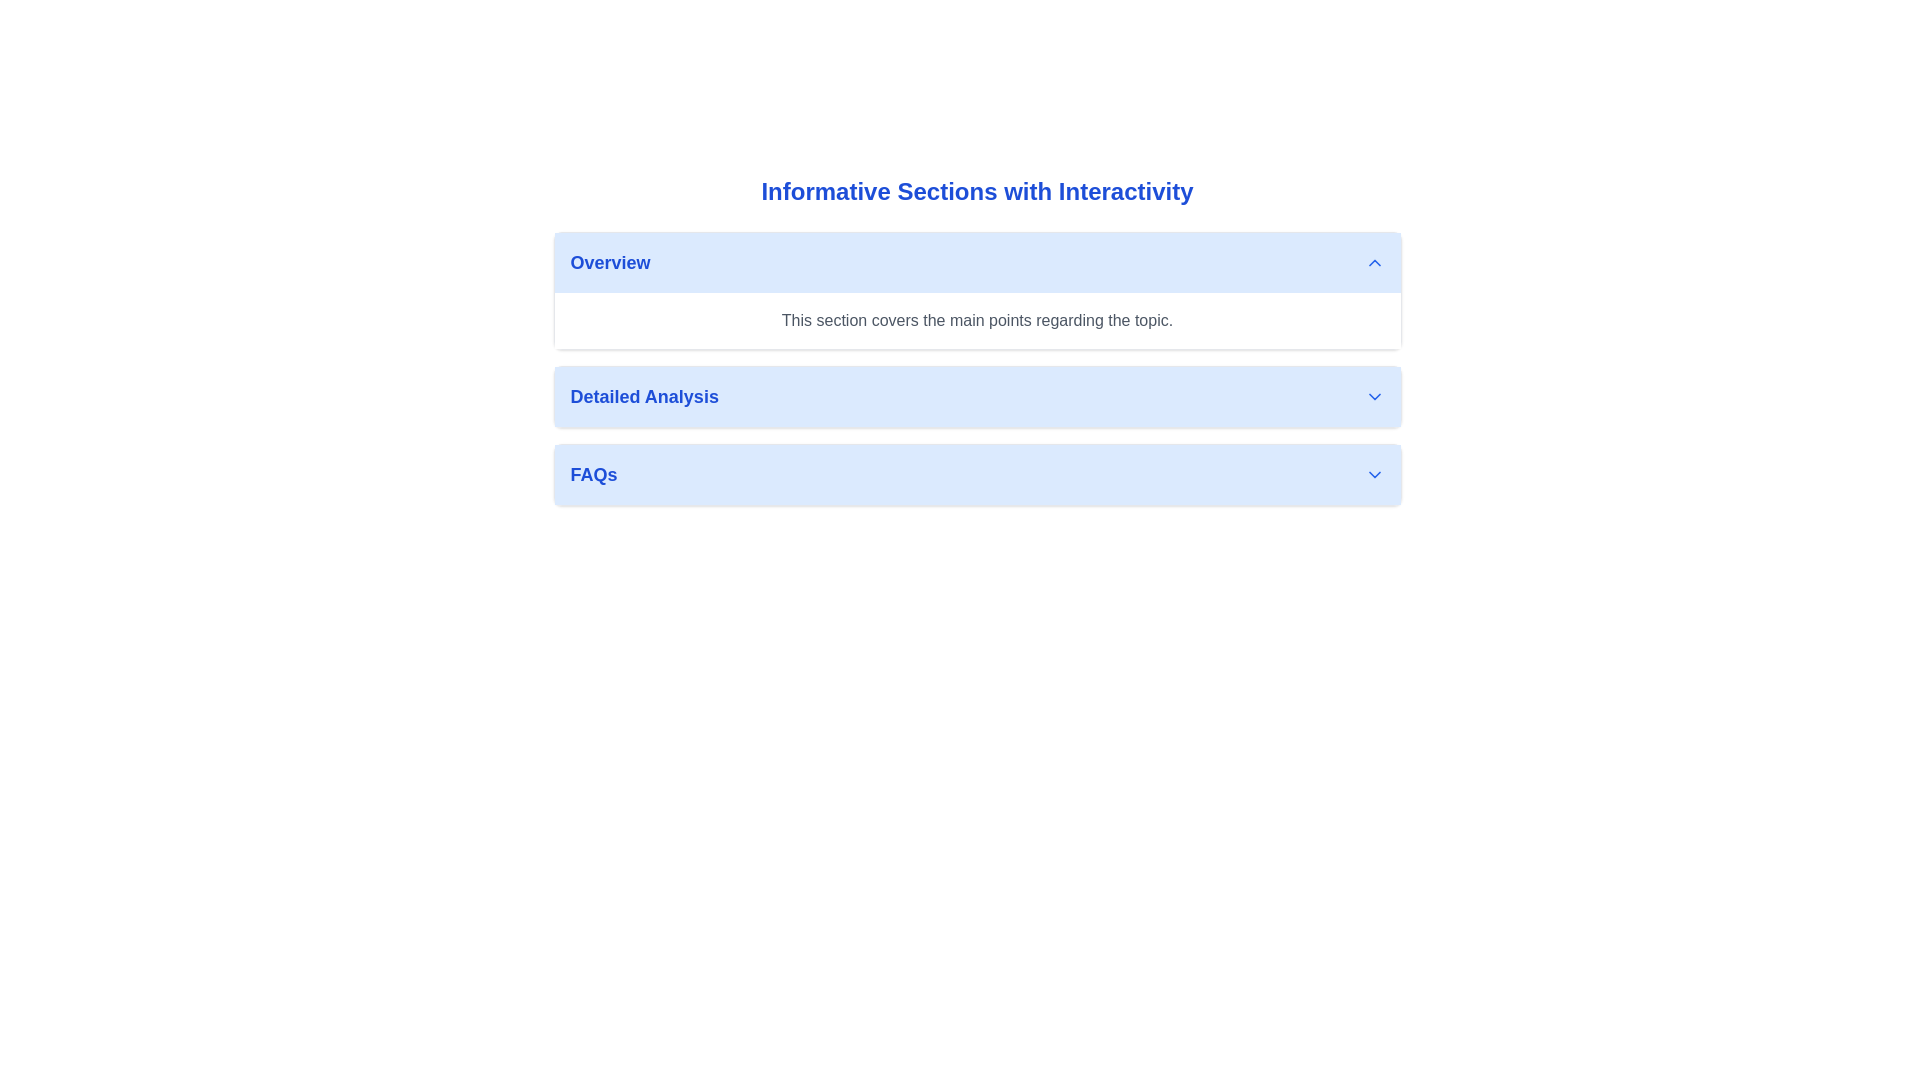 This screenshot has height=1080, width=1920. Describe the element at coordinates (977, 347) in the screenshot. I see `the collapsible section titled 'Informative Sections with Interactivity'` at that location.